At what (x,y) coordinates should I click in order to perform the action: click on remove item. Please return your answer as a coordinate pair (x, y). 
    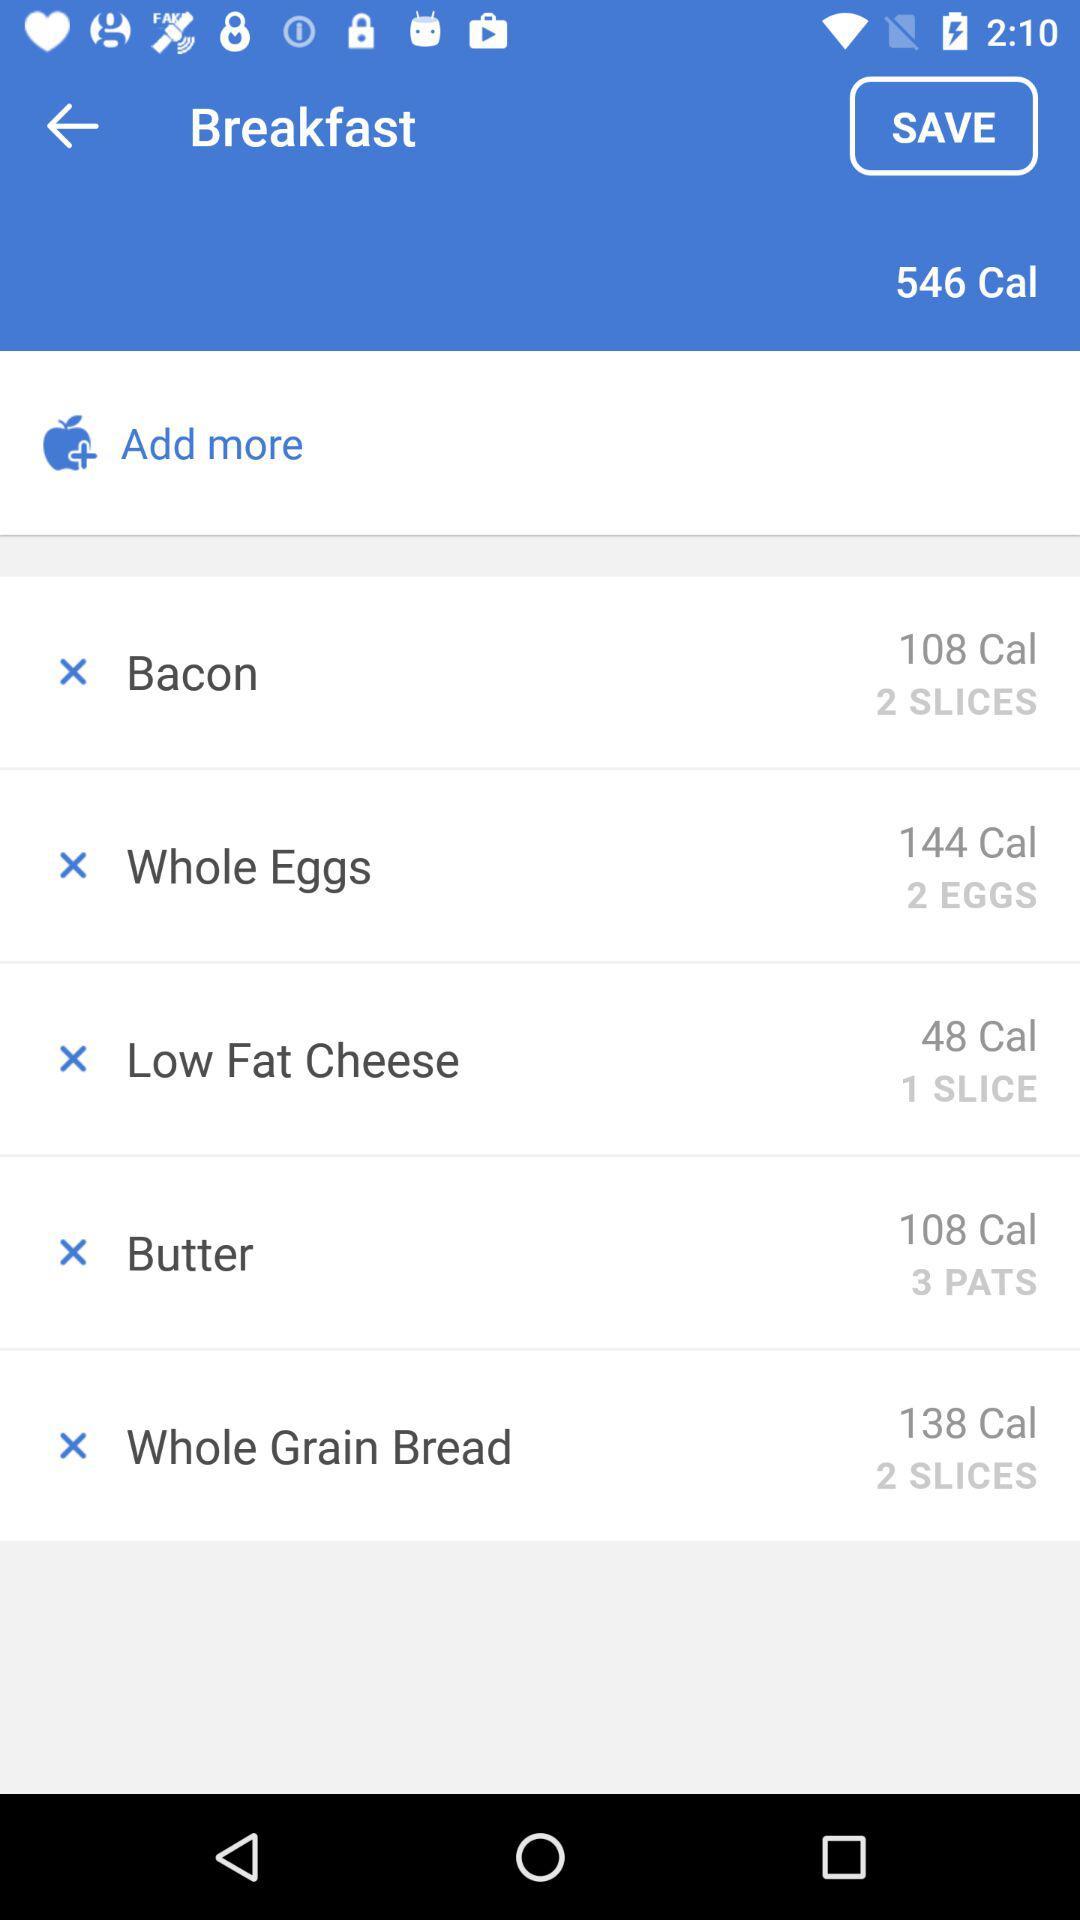
    Looking at the image, I should click on (61, 1058).